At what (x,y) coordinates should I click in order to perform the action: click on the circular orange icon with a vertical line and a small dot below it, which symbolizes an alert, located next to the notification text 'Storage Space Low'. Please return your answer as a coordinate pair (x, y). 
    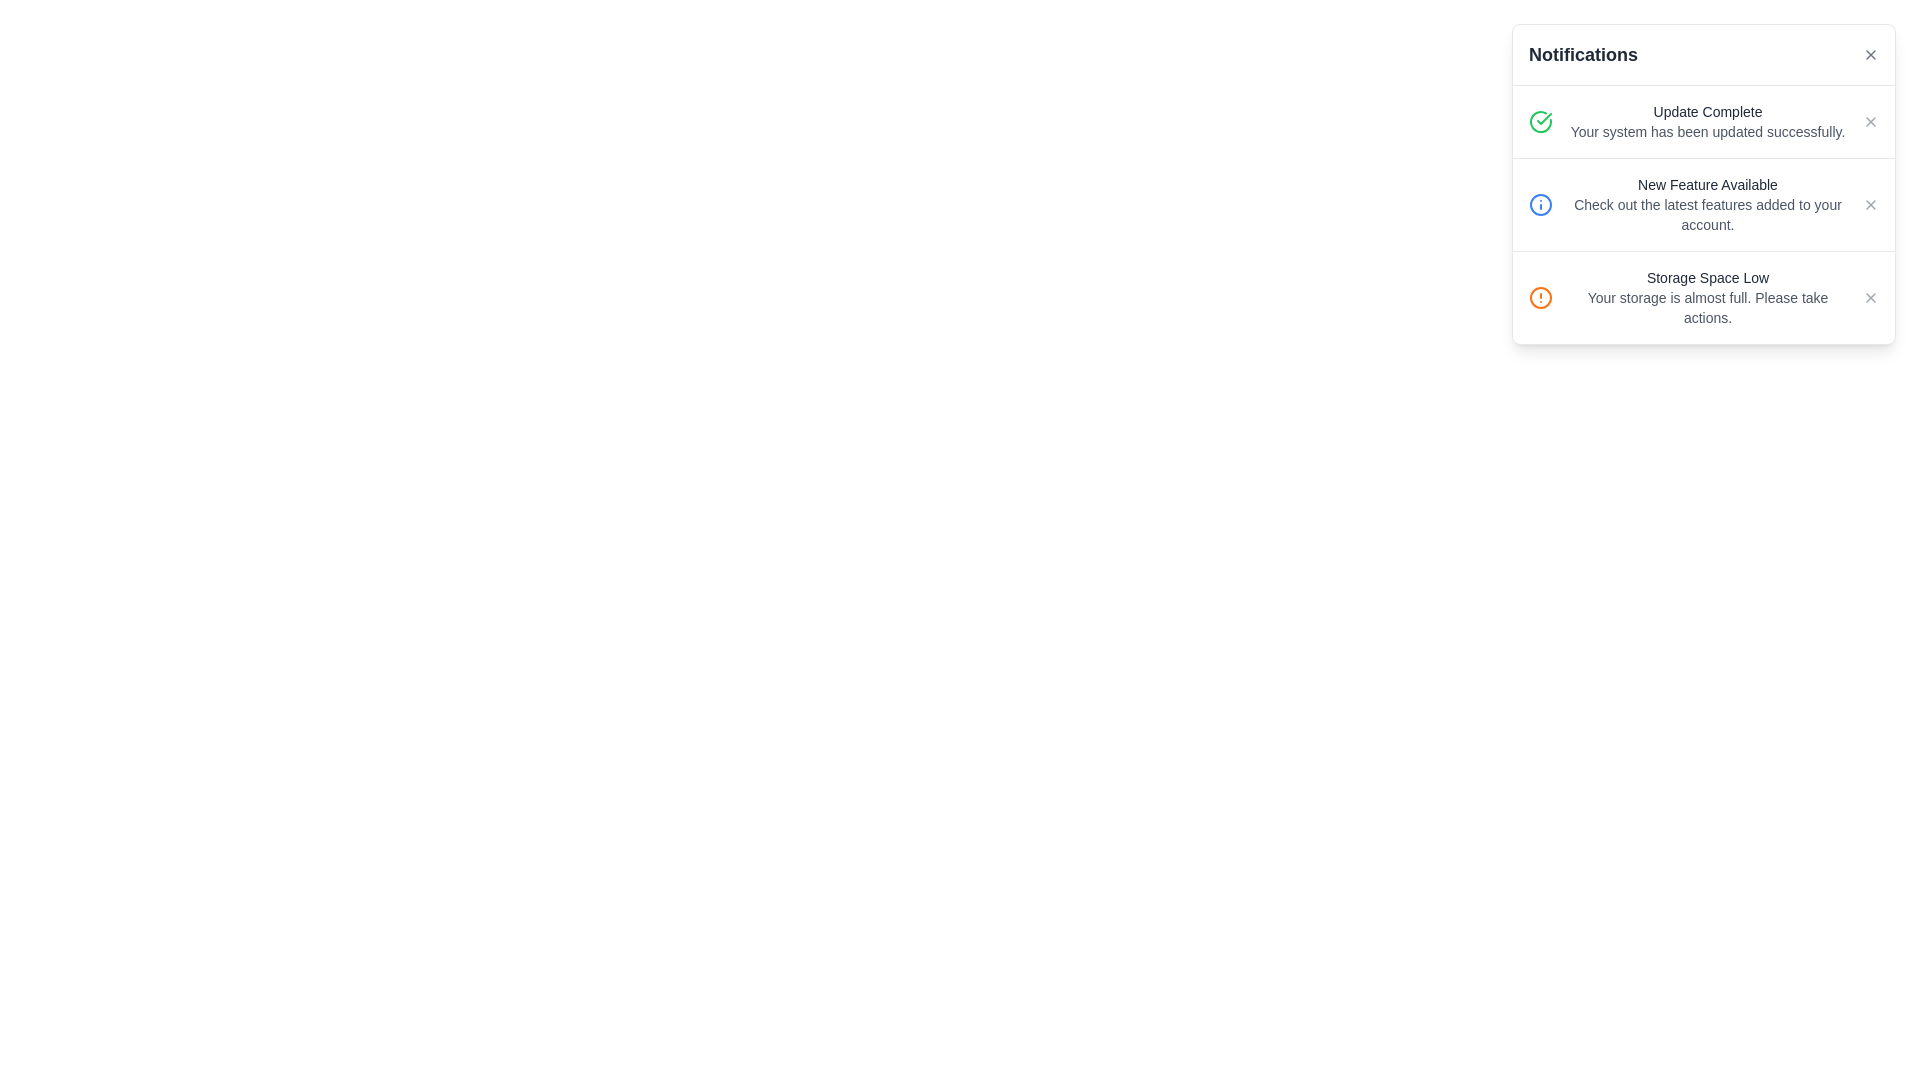
    Looking at the image, I should click on (1539, 297).